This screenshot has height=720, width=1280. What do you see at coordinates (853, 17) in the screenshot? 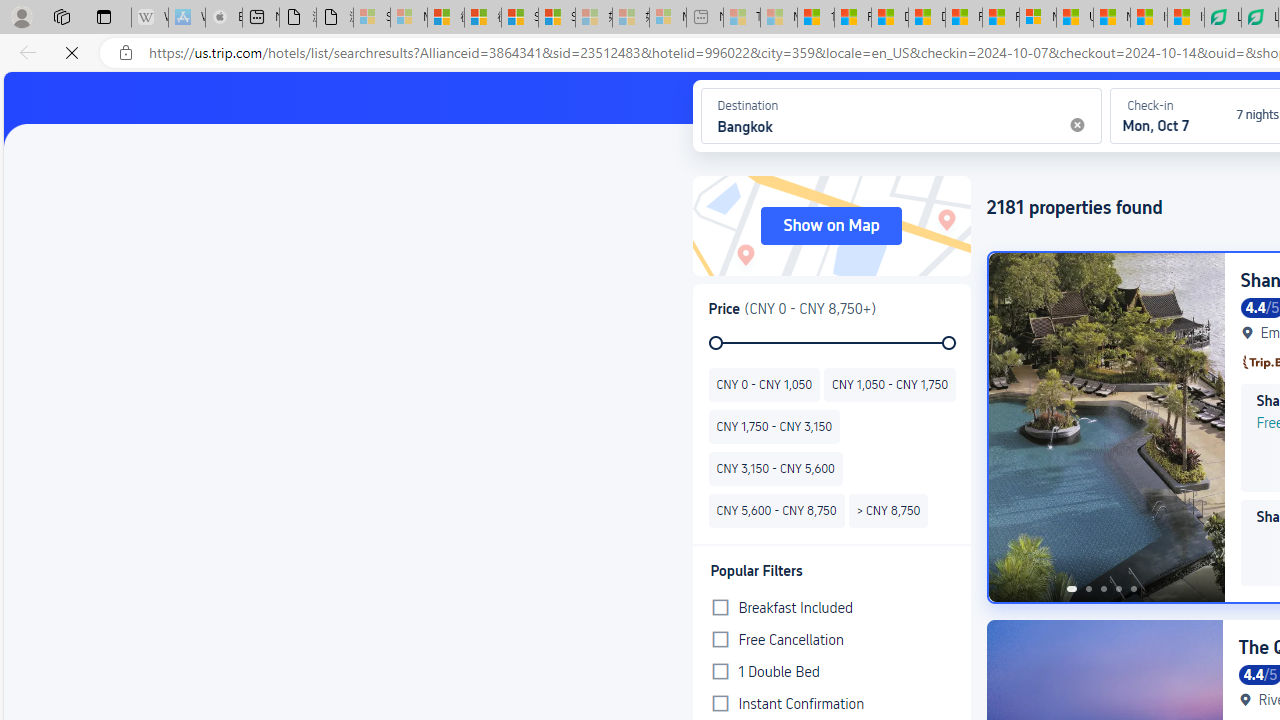
I see `'Food and Drink - MSN'` at bounding box center [853, 17].